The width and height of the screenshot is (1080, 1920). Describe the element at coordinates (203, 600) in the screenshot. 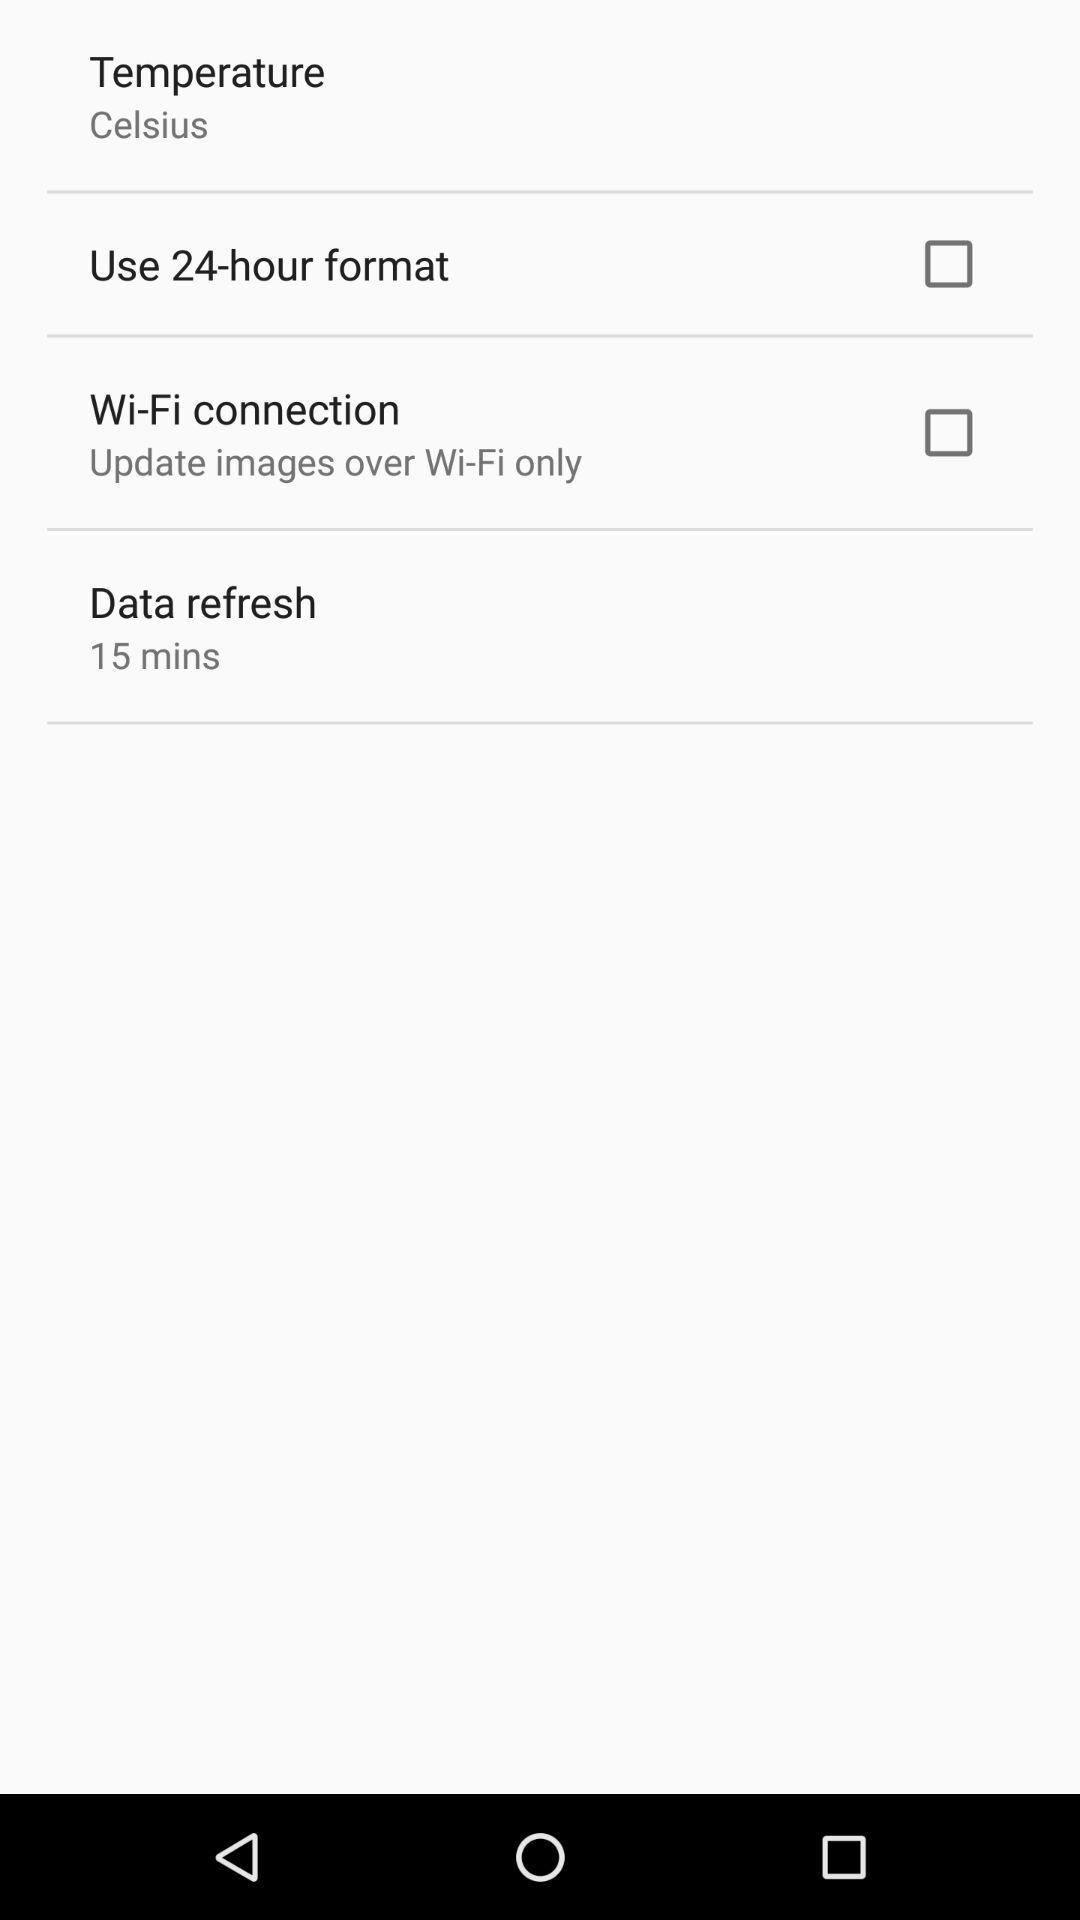

I see `the item above the 15 mins item` at that location.